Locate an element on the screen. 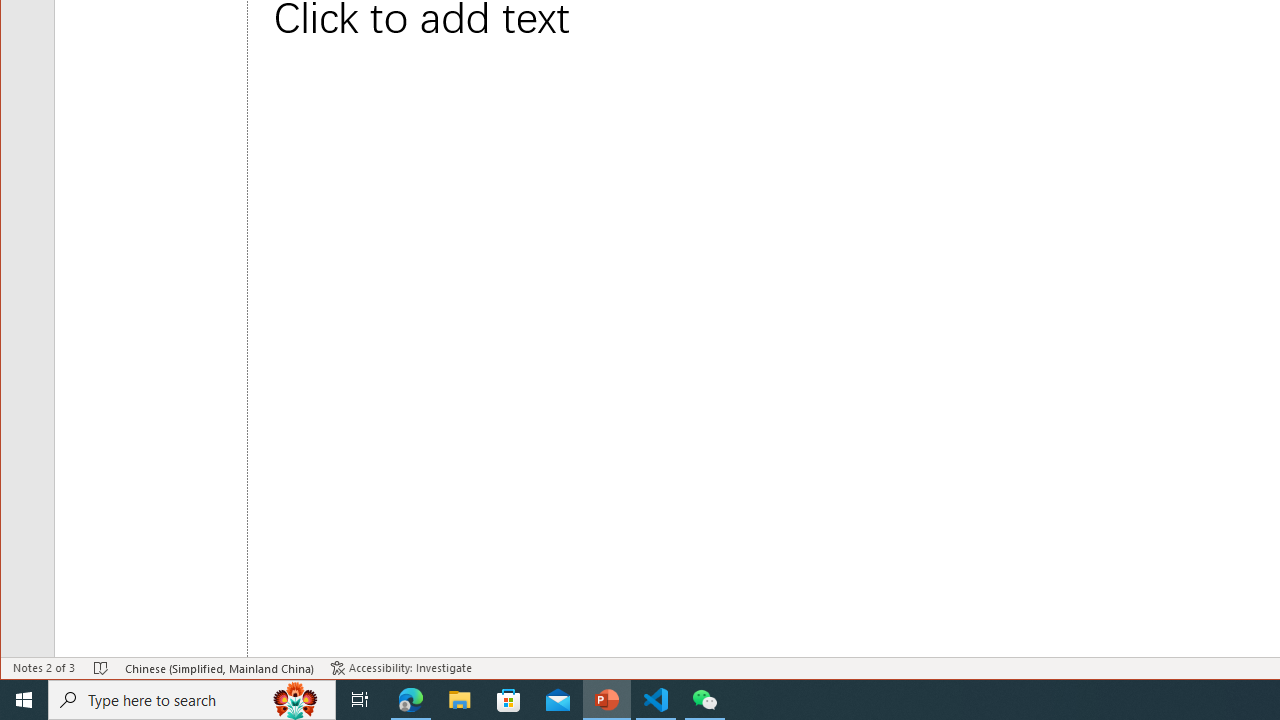 This screenshot has height=720, width=1280. 'Accessibility Checker Accessibility: Investigate' is located at coordinates (400, 668).